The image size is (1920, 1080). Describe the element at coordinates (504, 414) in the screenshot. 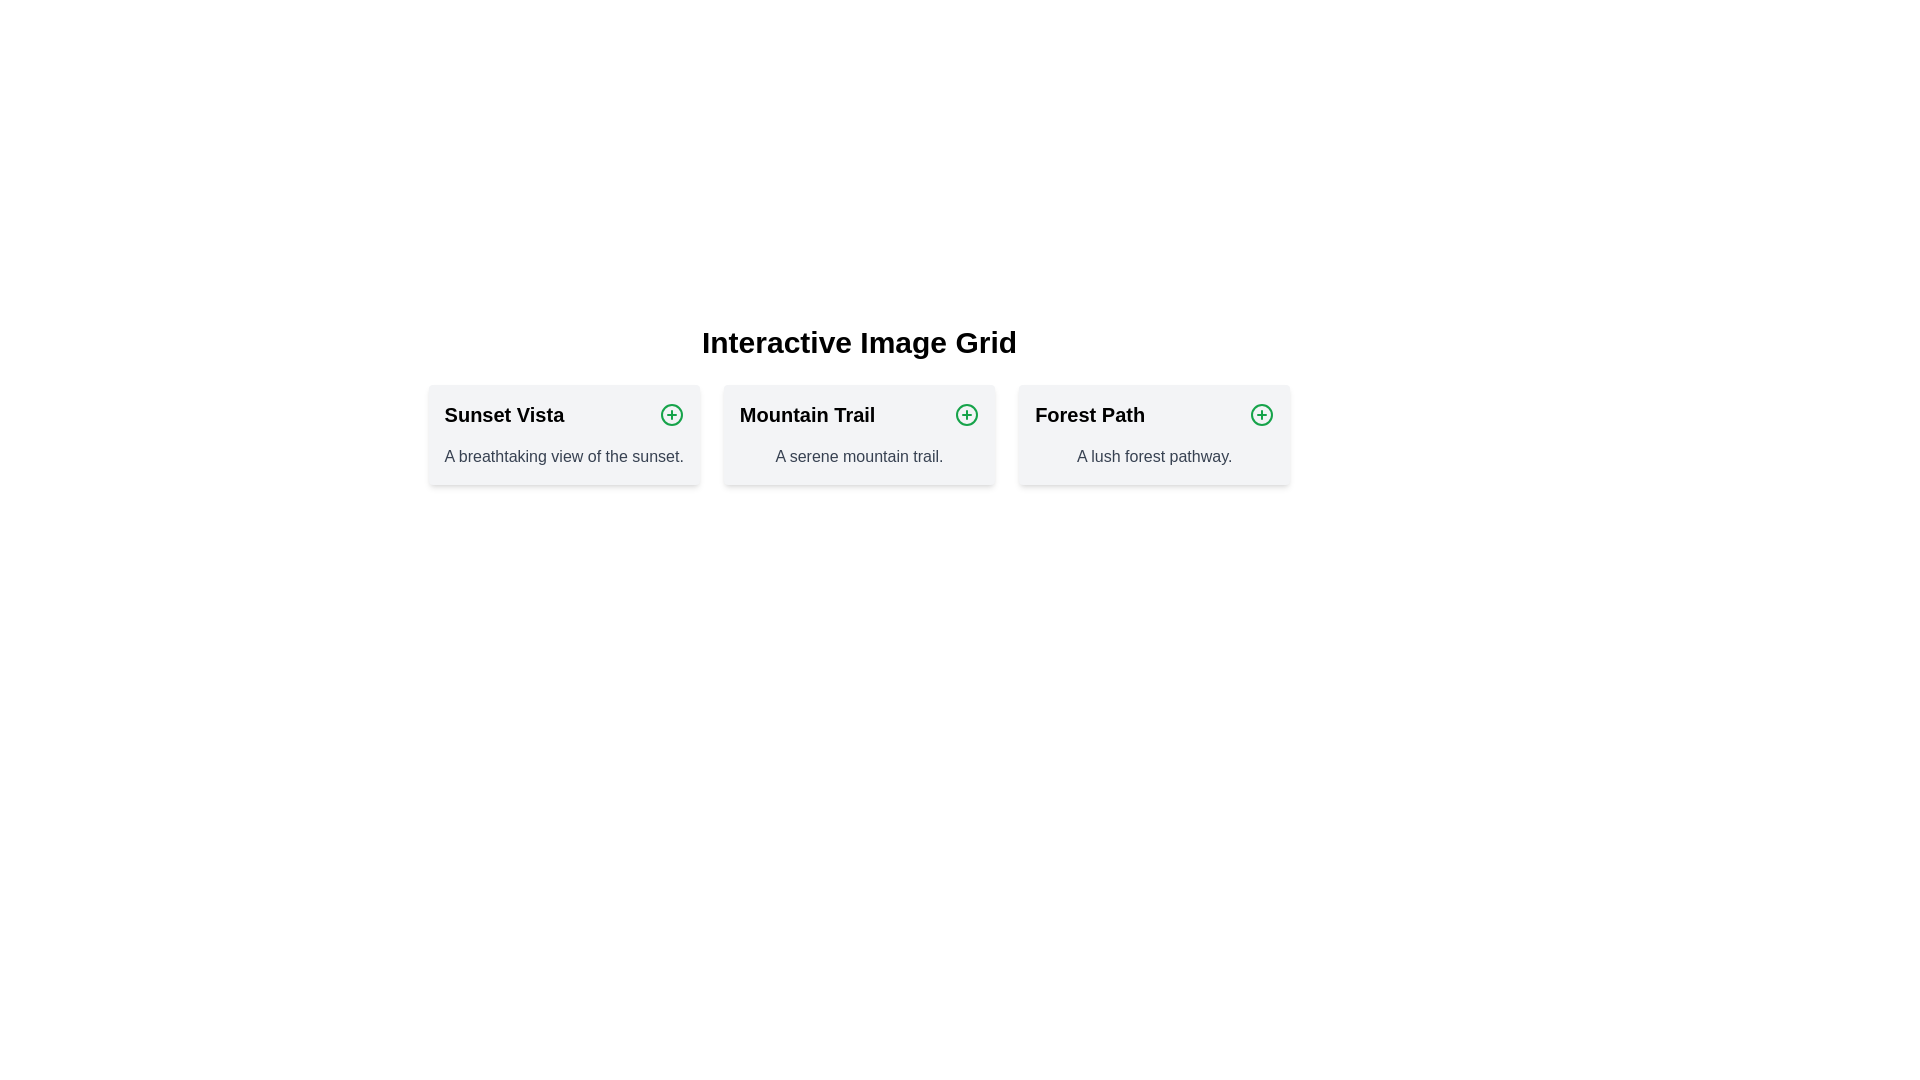

I see `Text Label that serves as the title for the first tile, positioned at the top-left section above descriptive text and to the left of the '+' icon` at that location.